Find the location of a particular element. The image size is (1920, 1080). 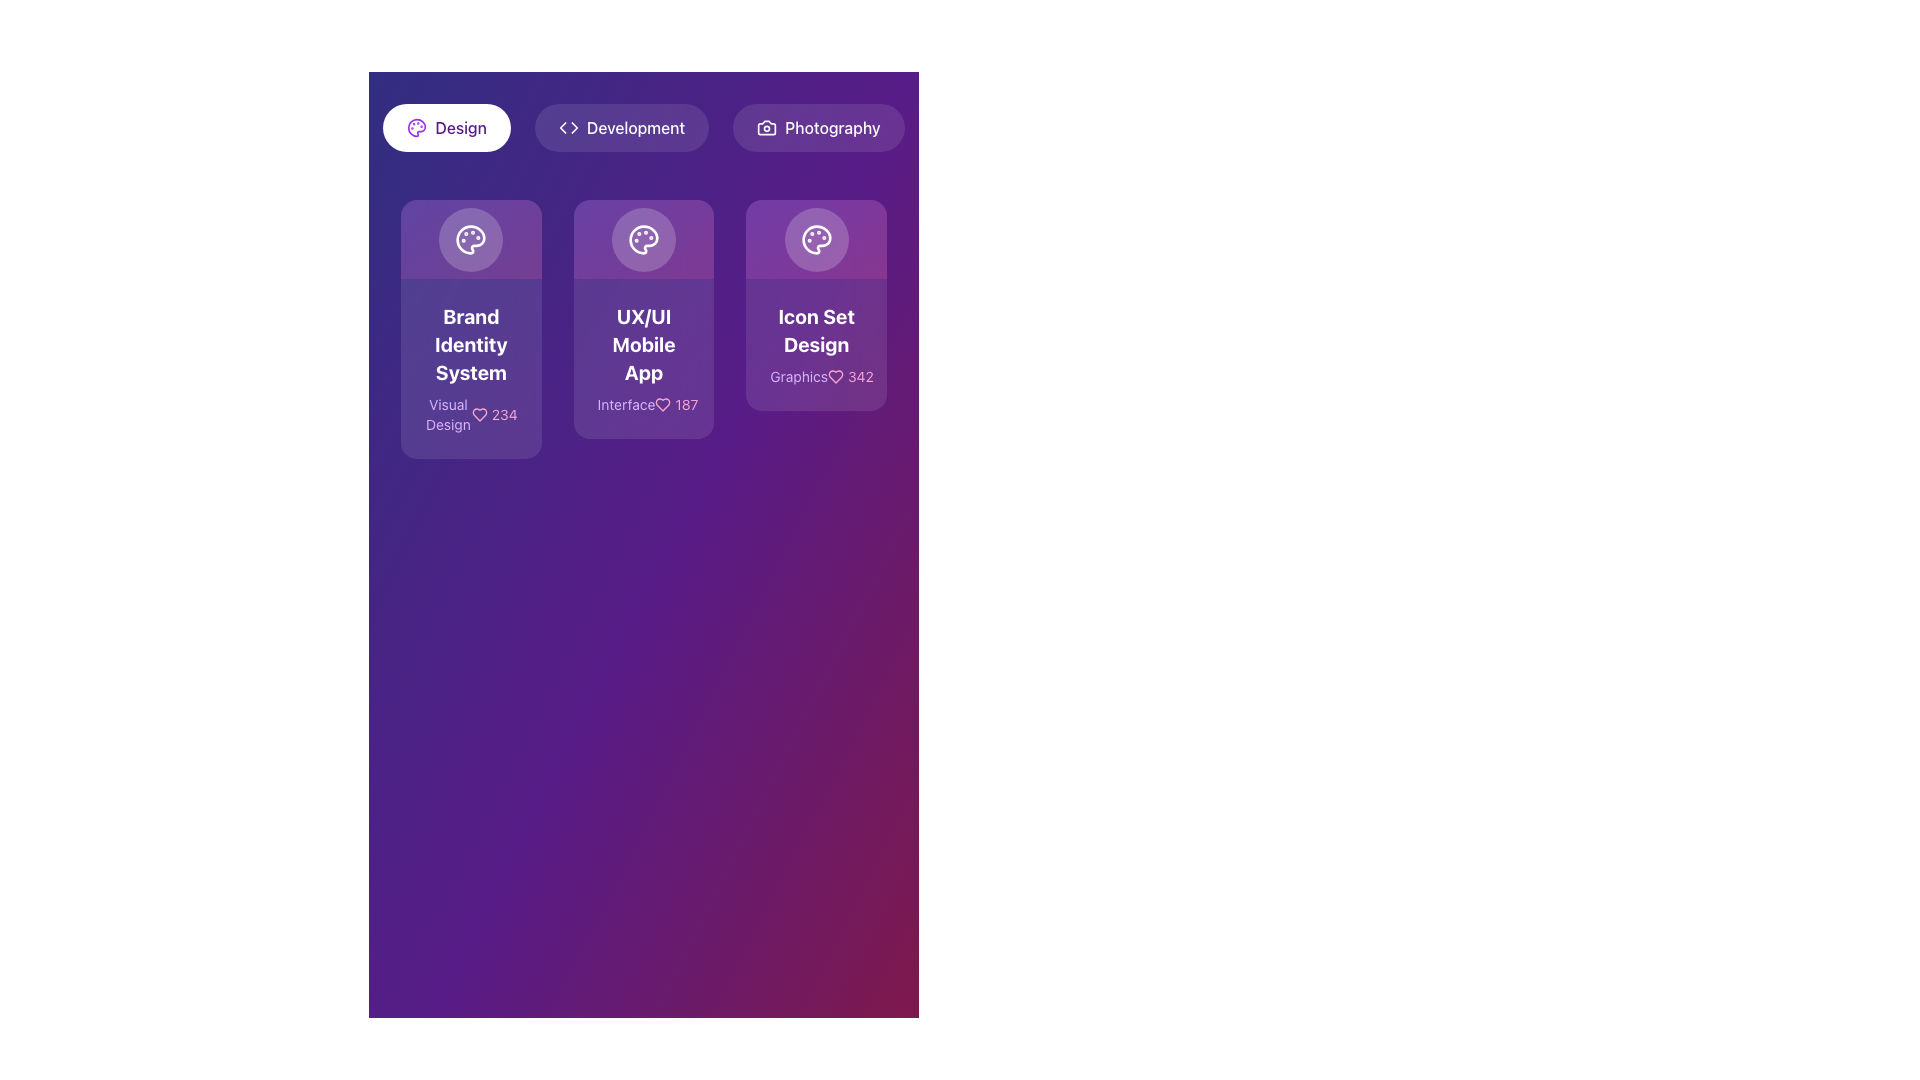

the lower section of the palette icon within the button labeled 'Icon Set Design' is located at coordinates (643, 238).